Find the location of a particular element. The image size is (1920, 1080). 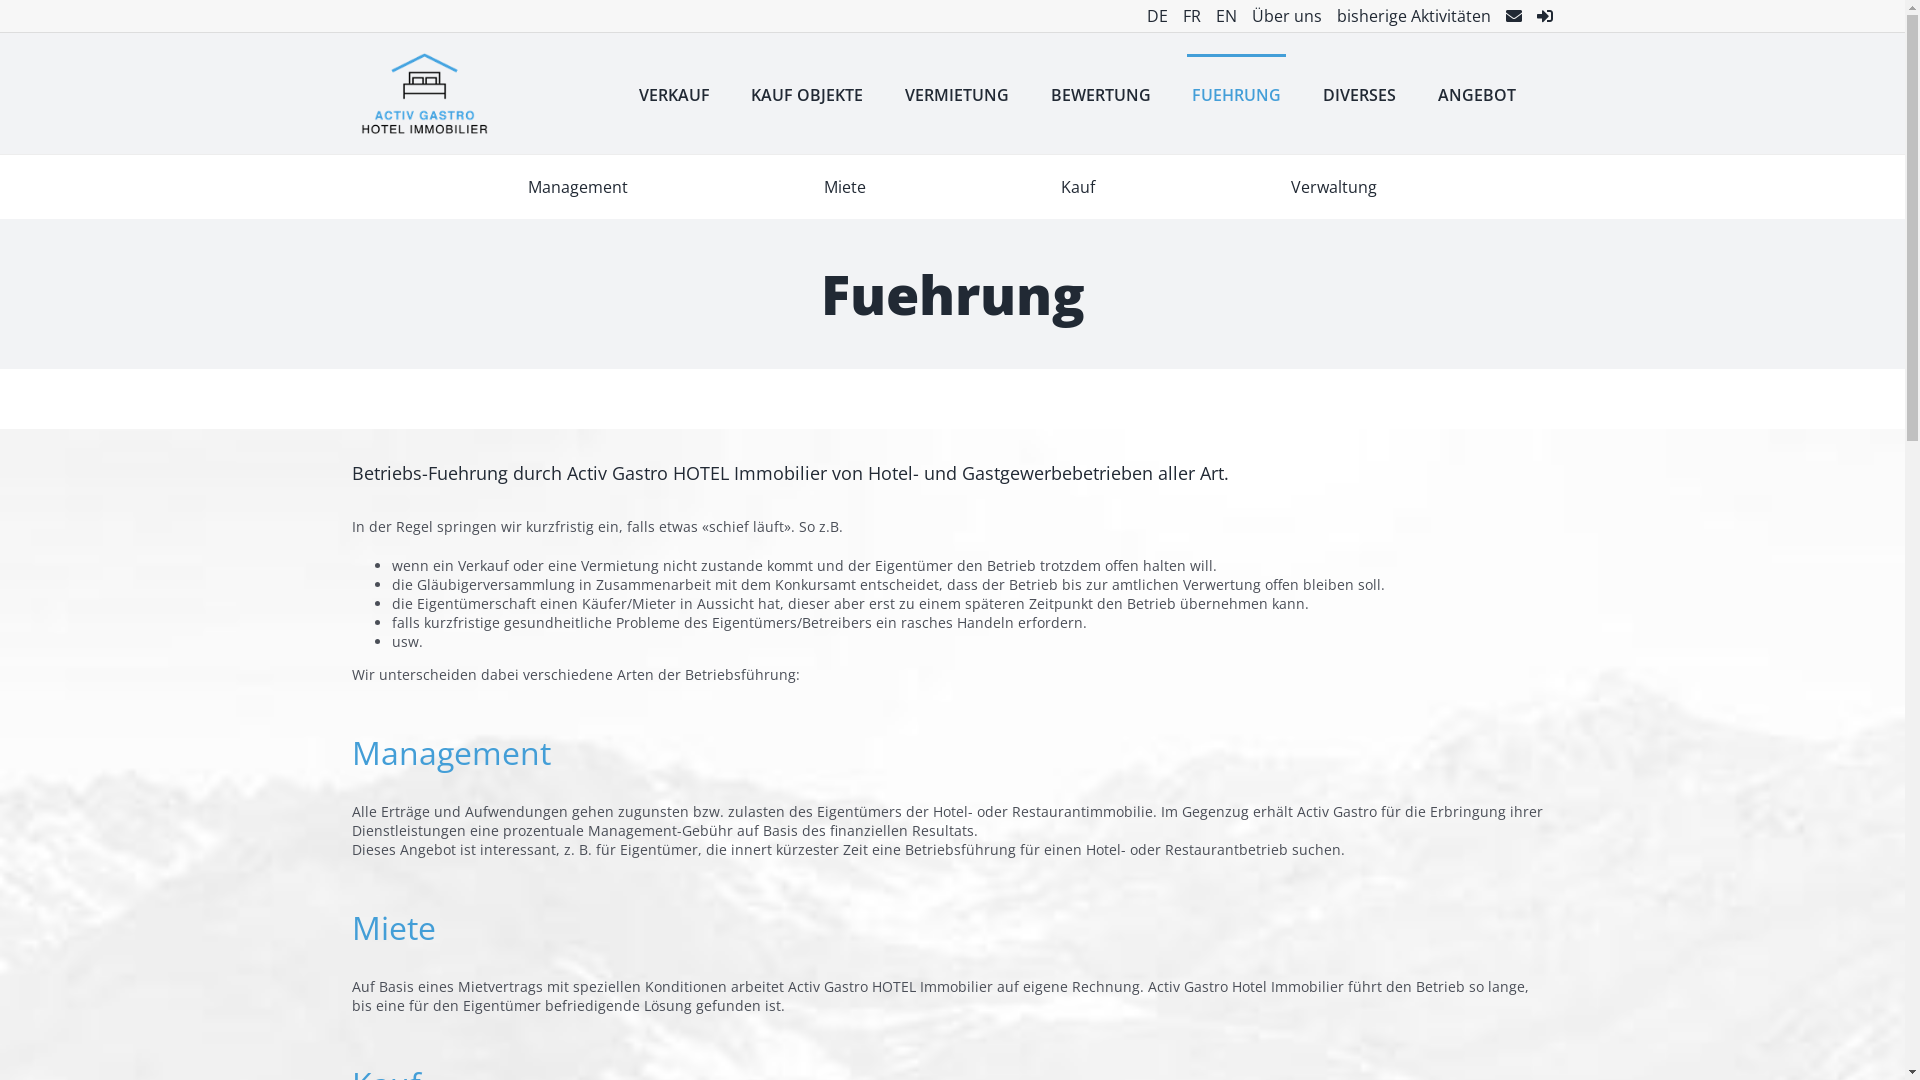

'VERKAUF' is located at coordinates (674, 93).